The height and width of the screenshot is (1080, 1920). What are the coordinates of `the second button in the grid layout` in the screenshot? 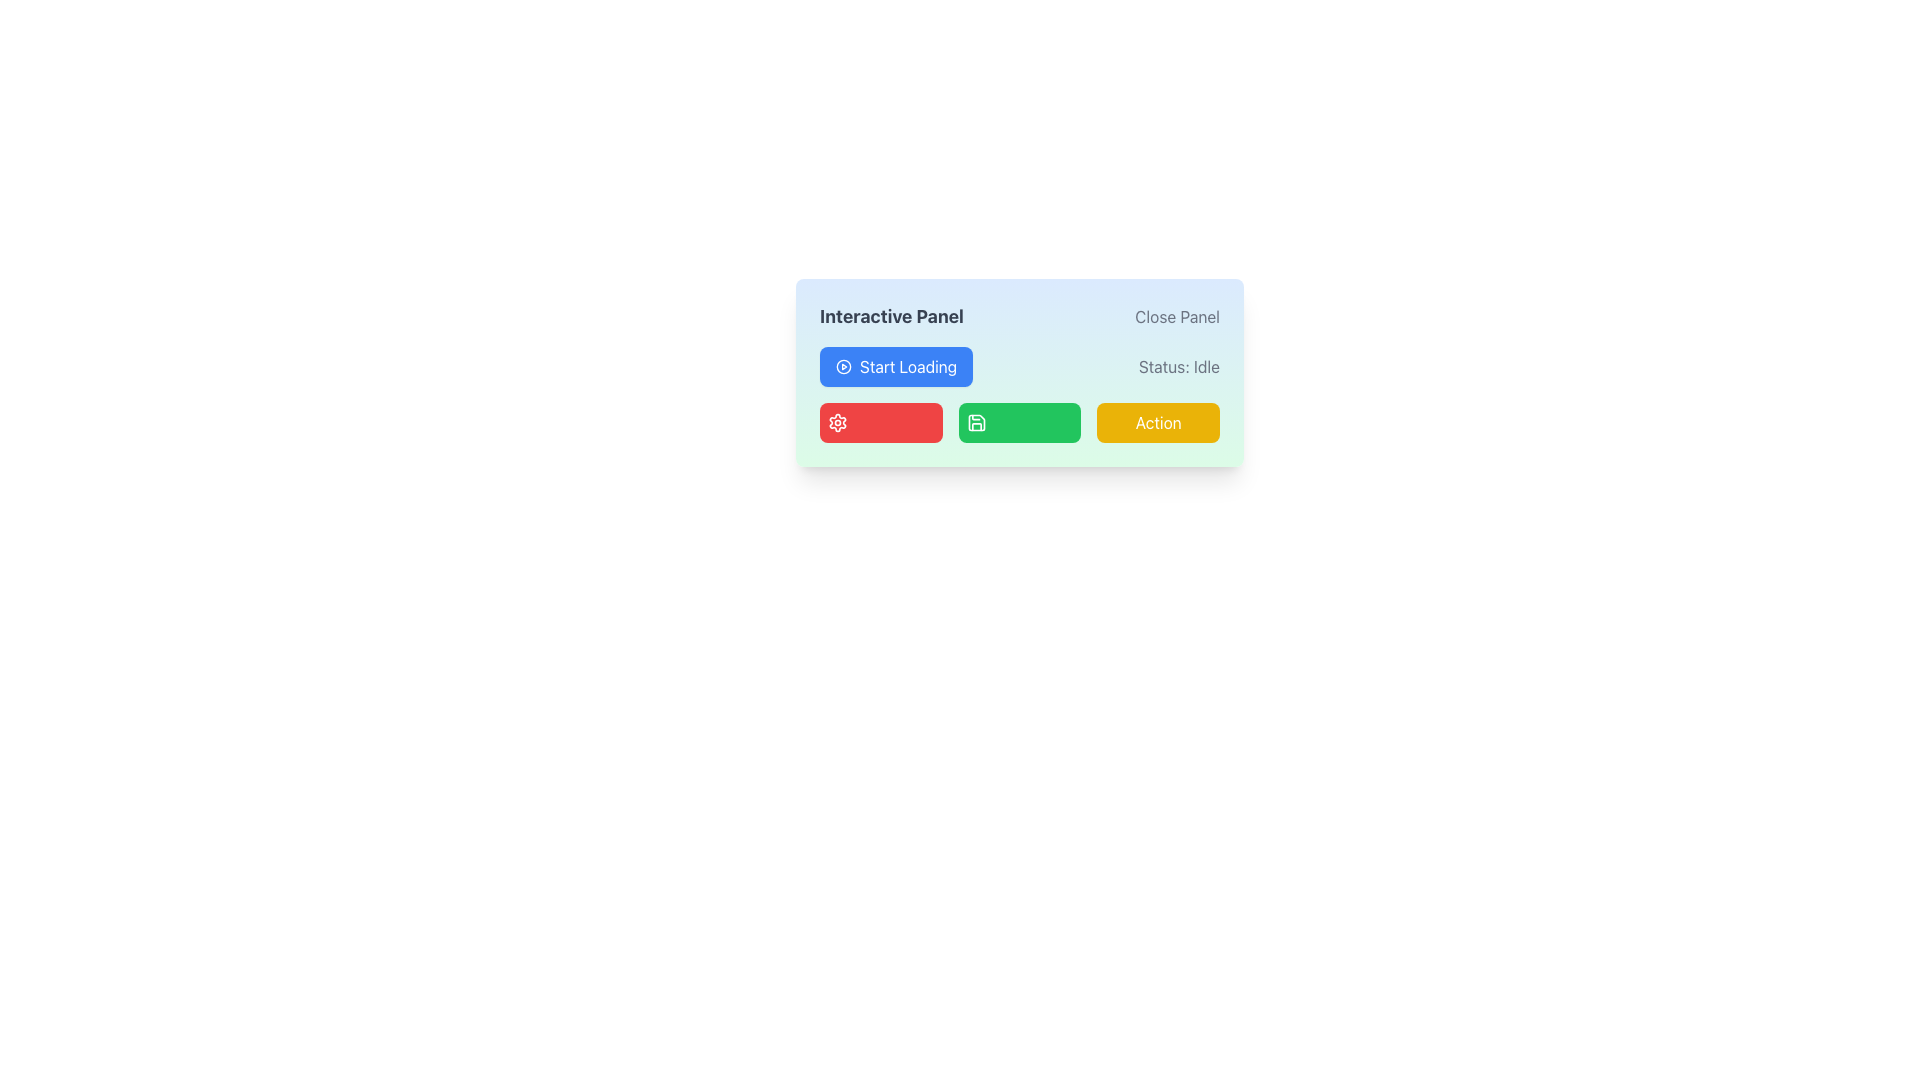 It's located at (1018, 422).